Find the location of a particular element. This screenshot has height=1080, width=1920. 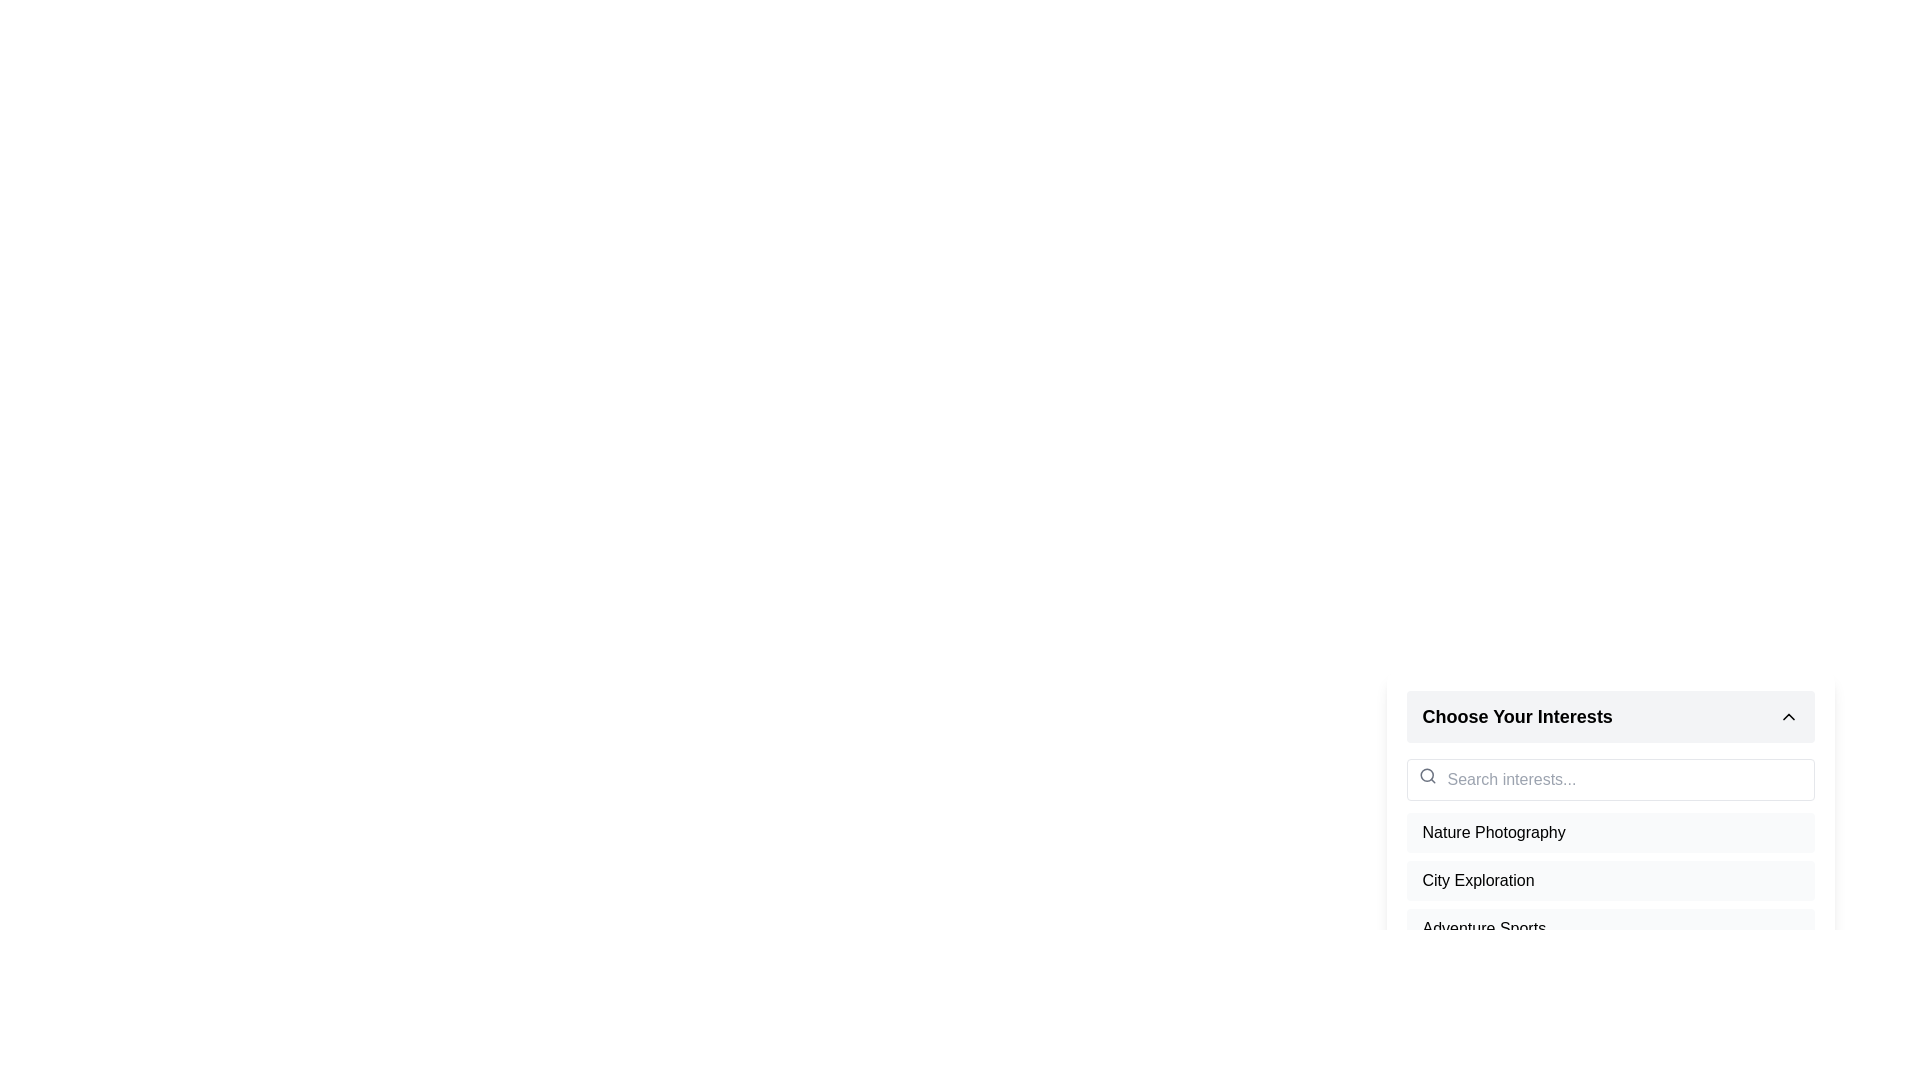

the third selectable option in the list under the header 'Choose Your Interests', which is located below 'City Exploration' is located at coordinates (1484, 929).